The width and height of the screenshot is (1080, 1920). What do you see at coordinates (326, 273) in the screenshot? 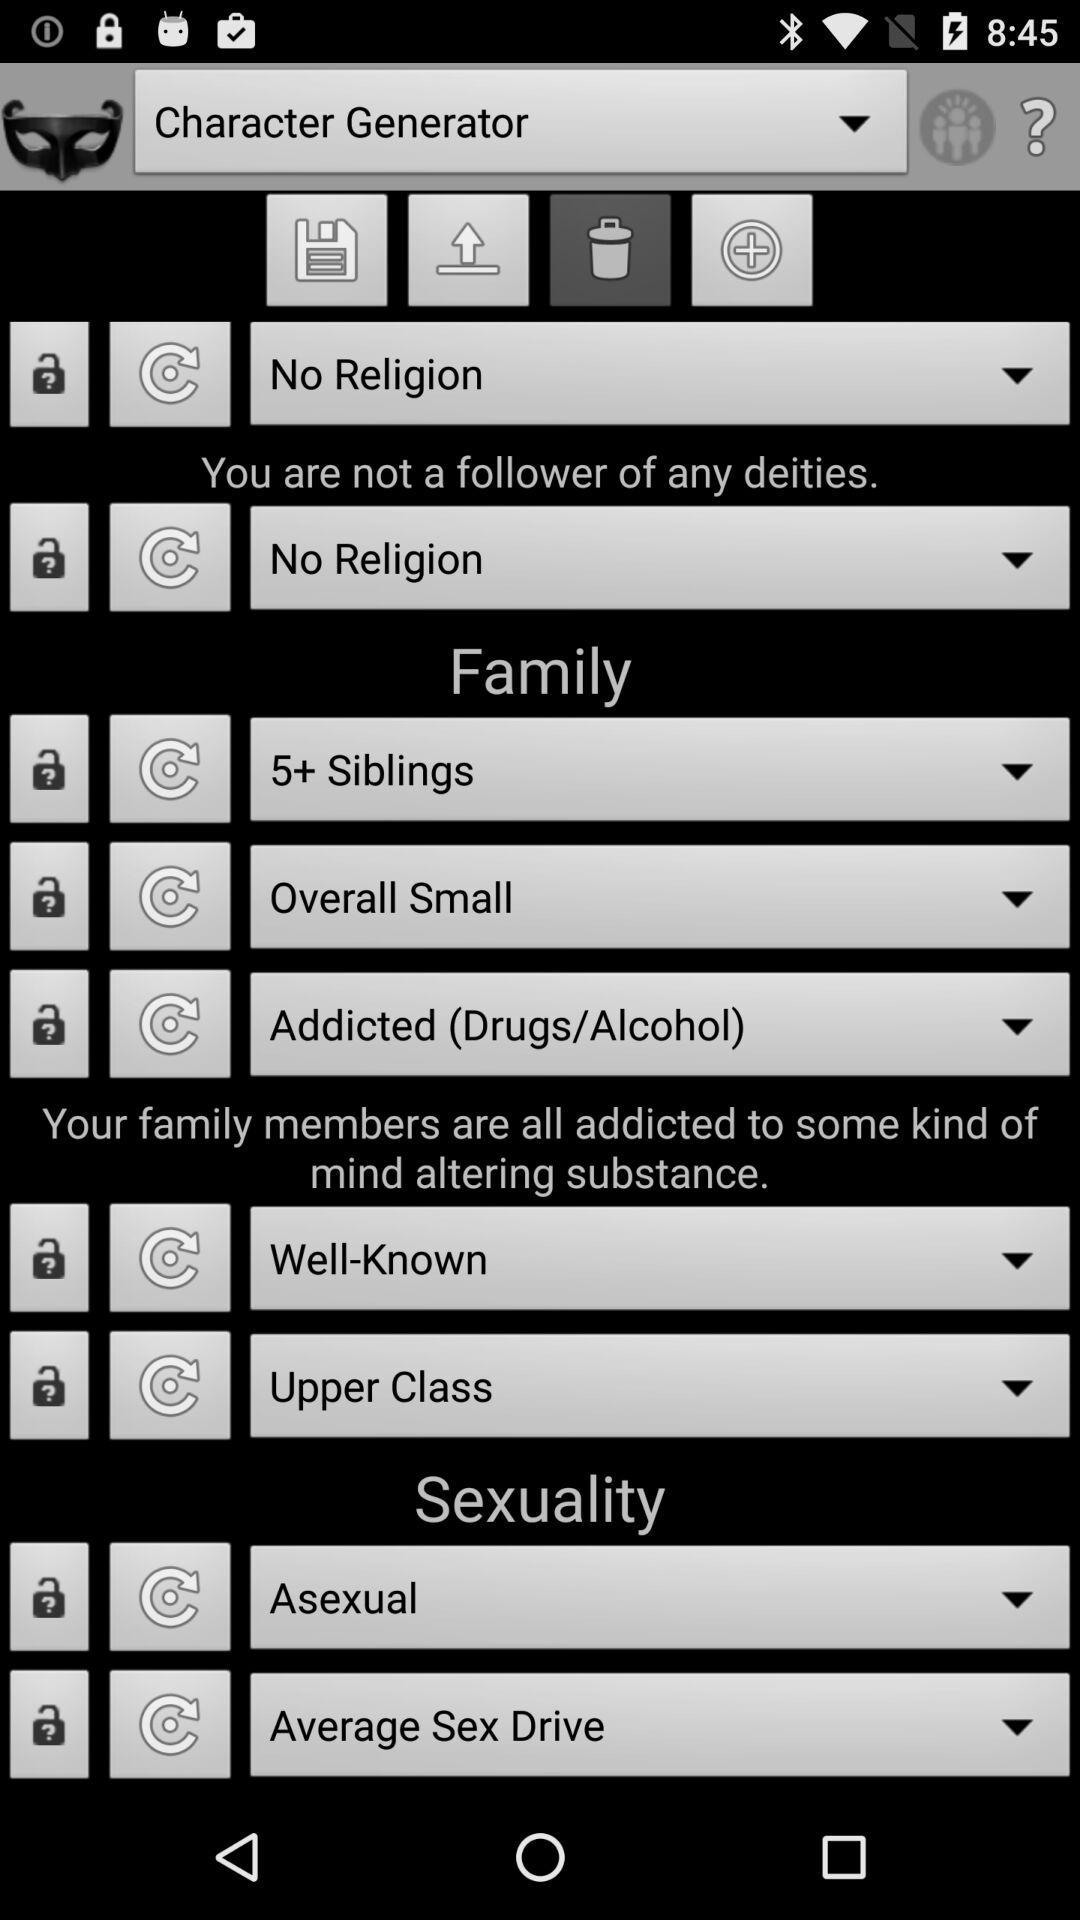
I see `the save icon` at bounding box center [326, 273].